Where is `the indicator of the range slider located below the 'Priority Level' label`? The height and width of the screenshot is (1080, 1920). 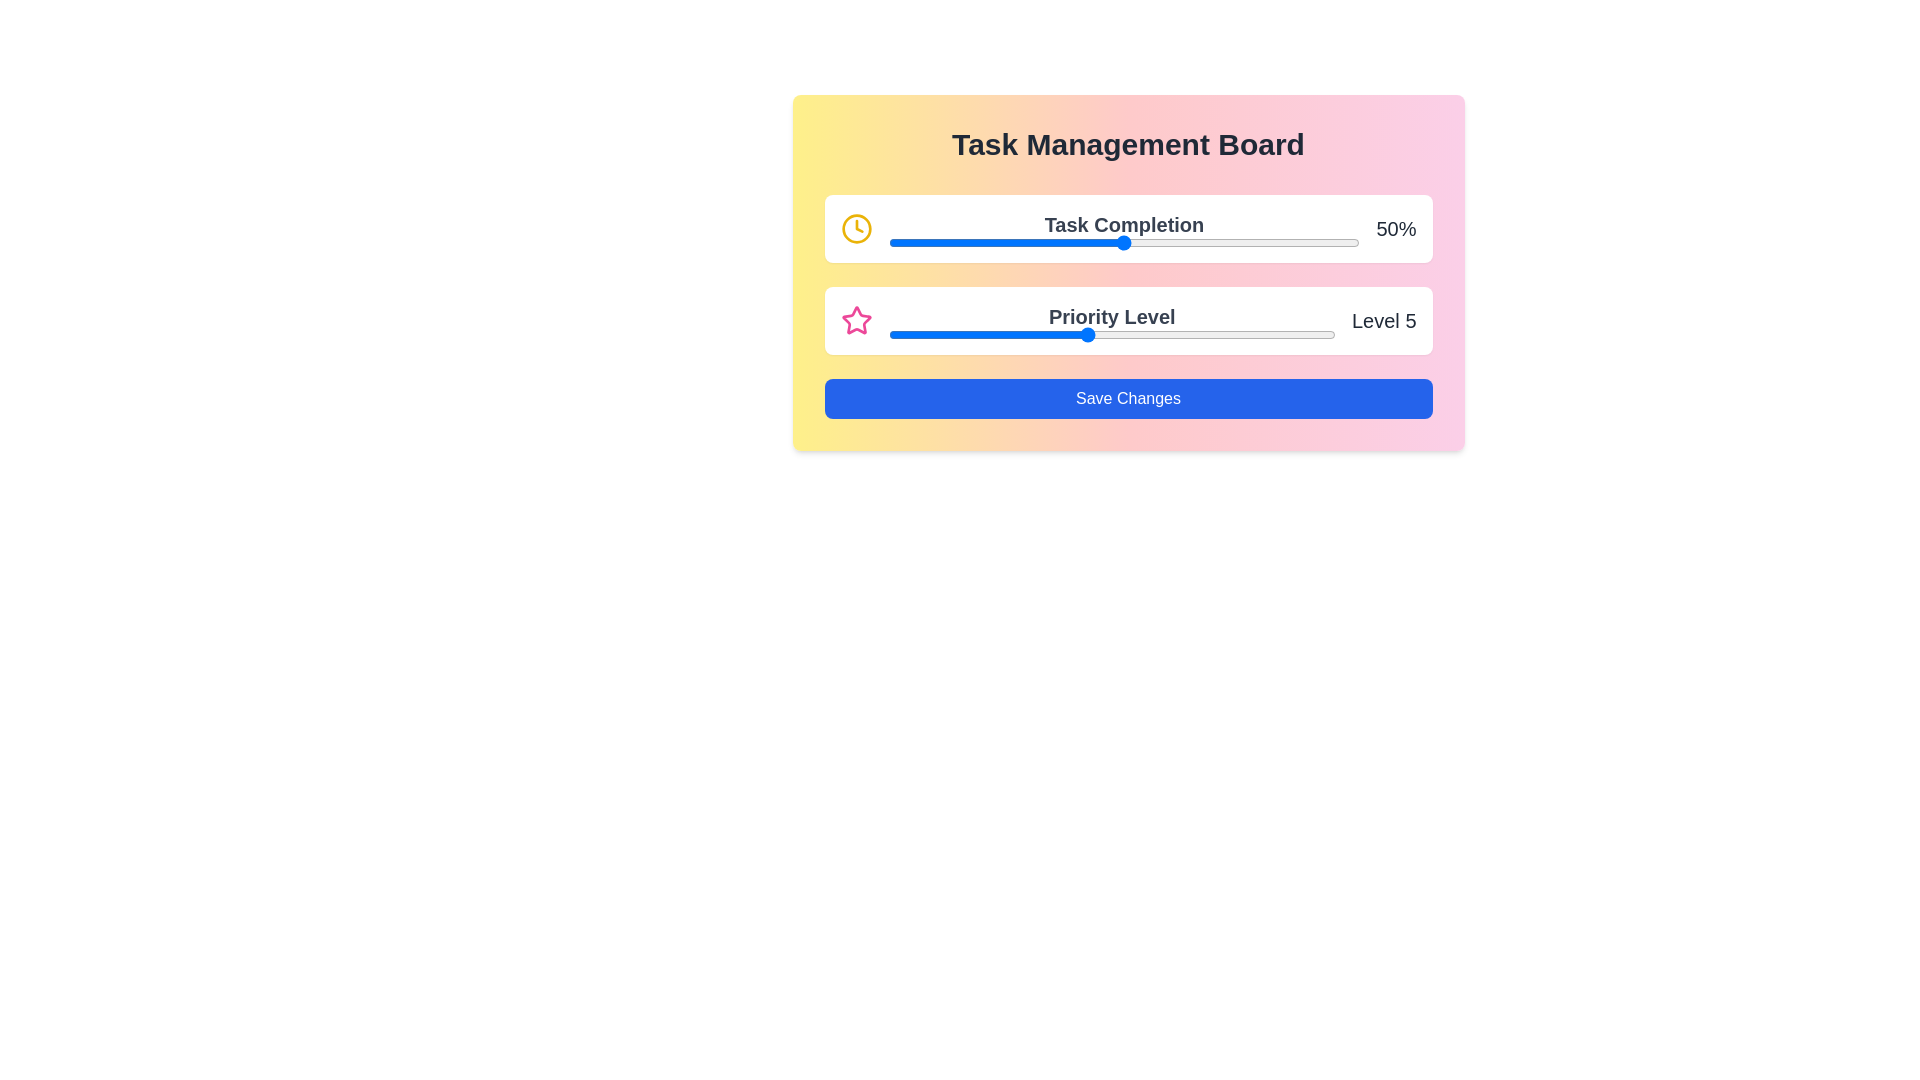 the indicator of the range slider located below the 'Priority Level' label is located at coordinates (1111, 334).